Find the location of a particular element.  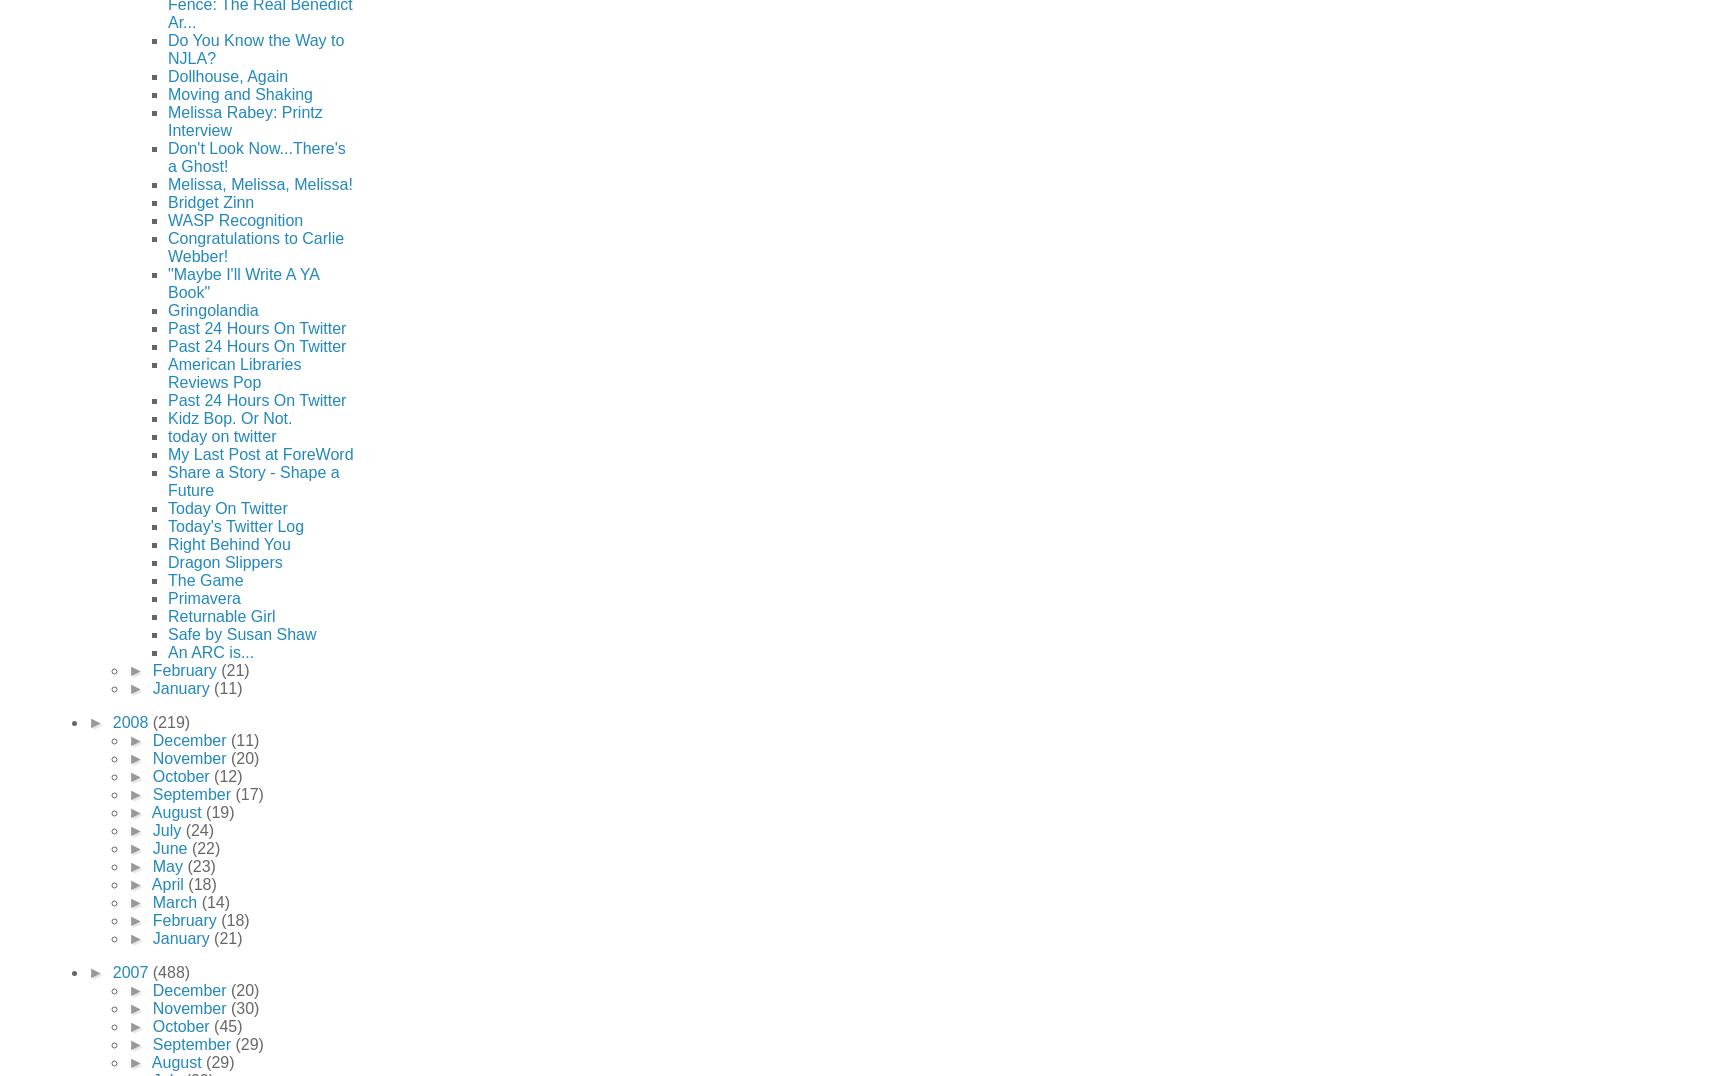

'The Game' is located at coordinates (166, 578).